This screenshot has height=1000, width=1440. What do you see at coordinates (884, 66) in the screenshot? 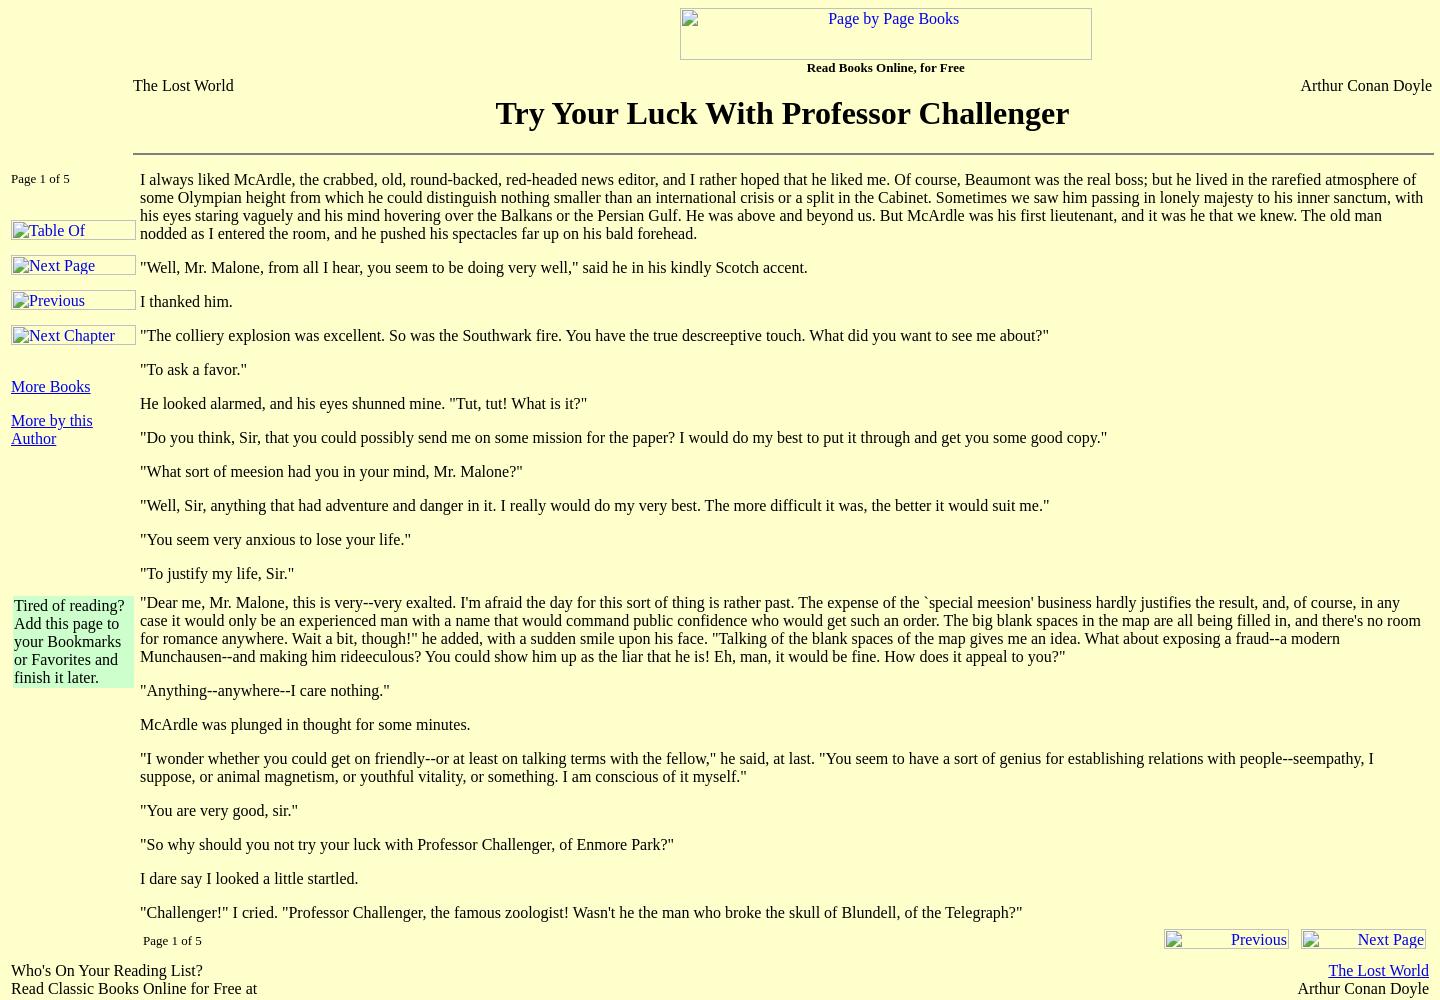
I see `'Read Books Online, for Free'` at bounding box center [884, 66].